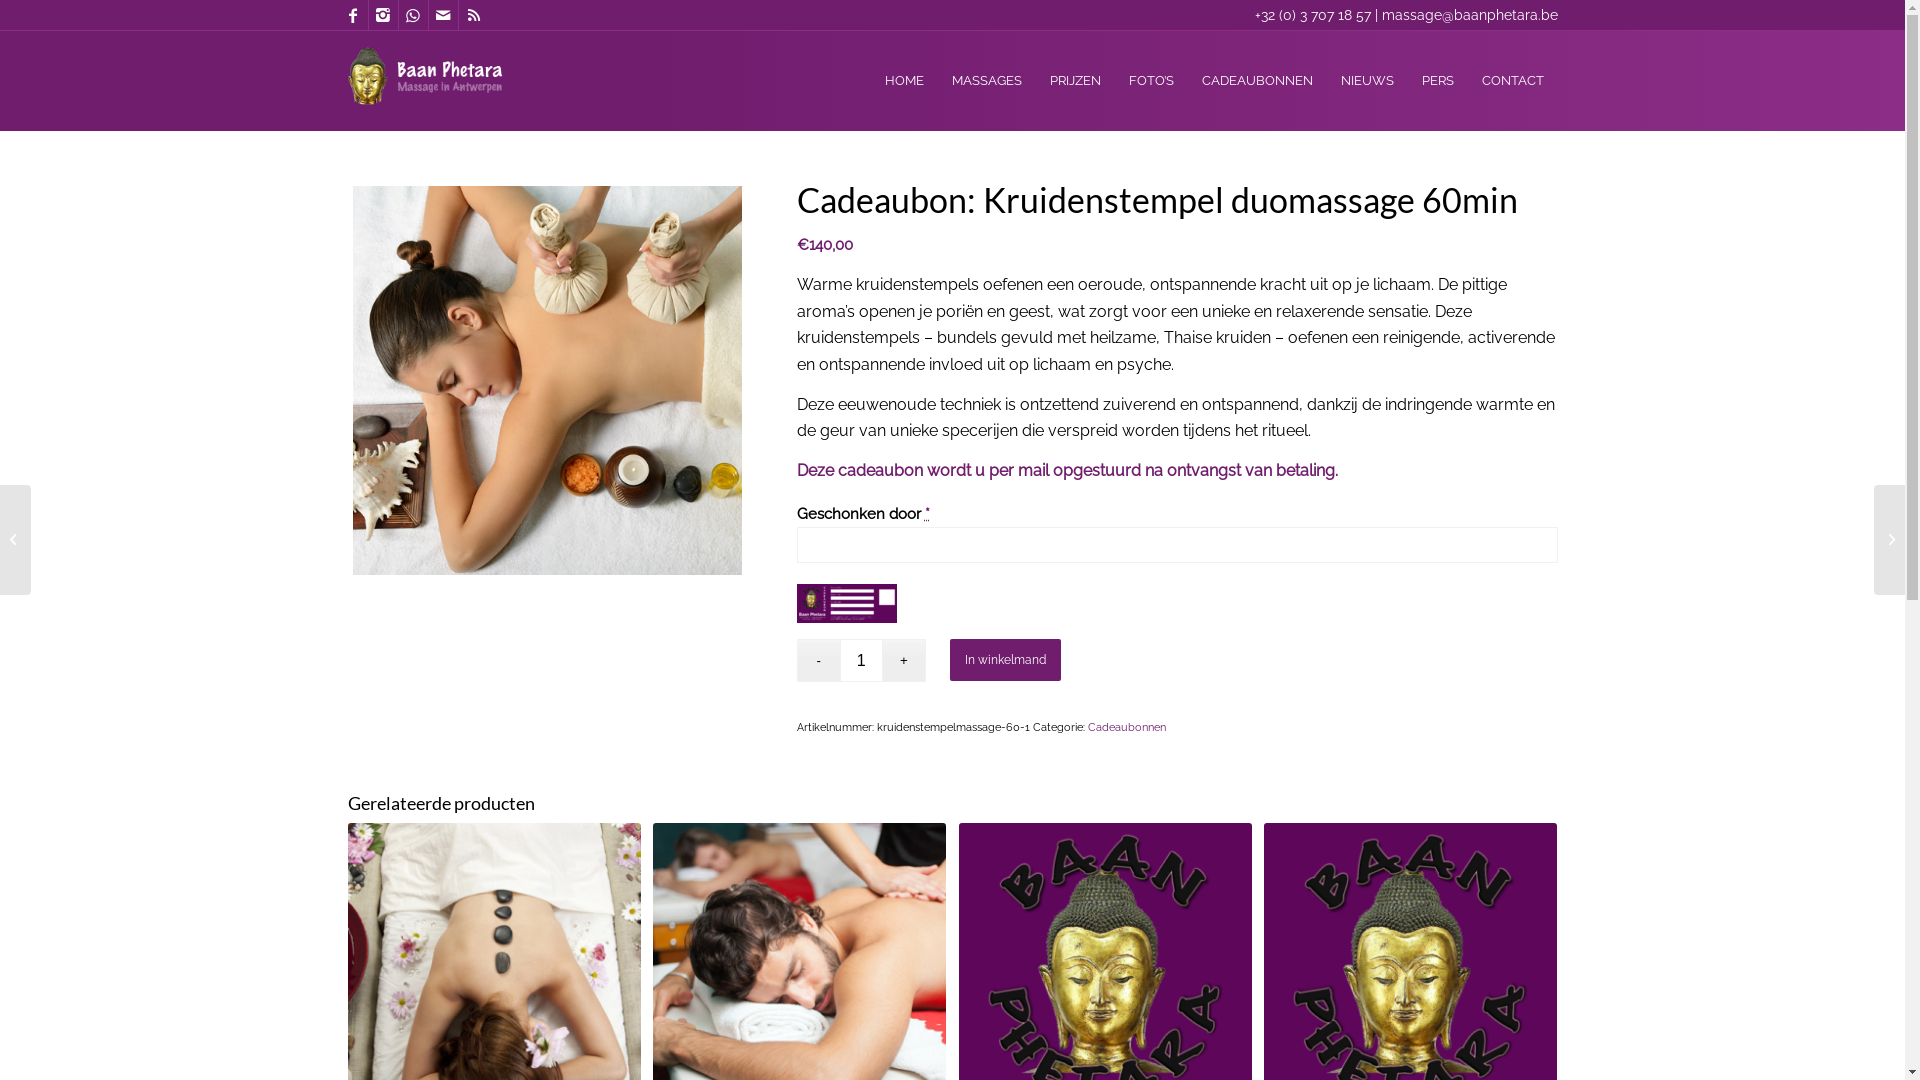 The height and width of the screenshot is (1080, 1920). I want to click on 'CADEAUBONNEN', so click(1256, 80).